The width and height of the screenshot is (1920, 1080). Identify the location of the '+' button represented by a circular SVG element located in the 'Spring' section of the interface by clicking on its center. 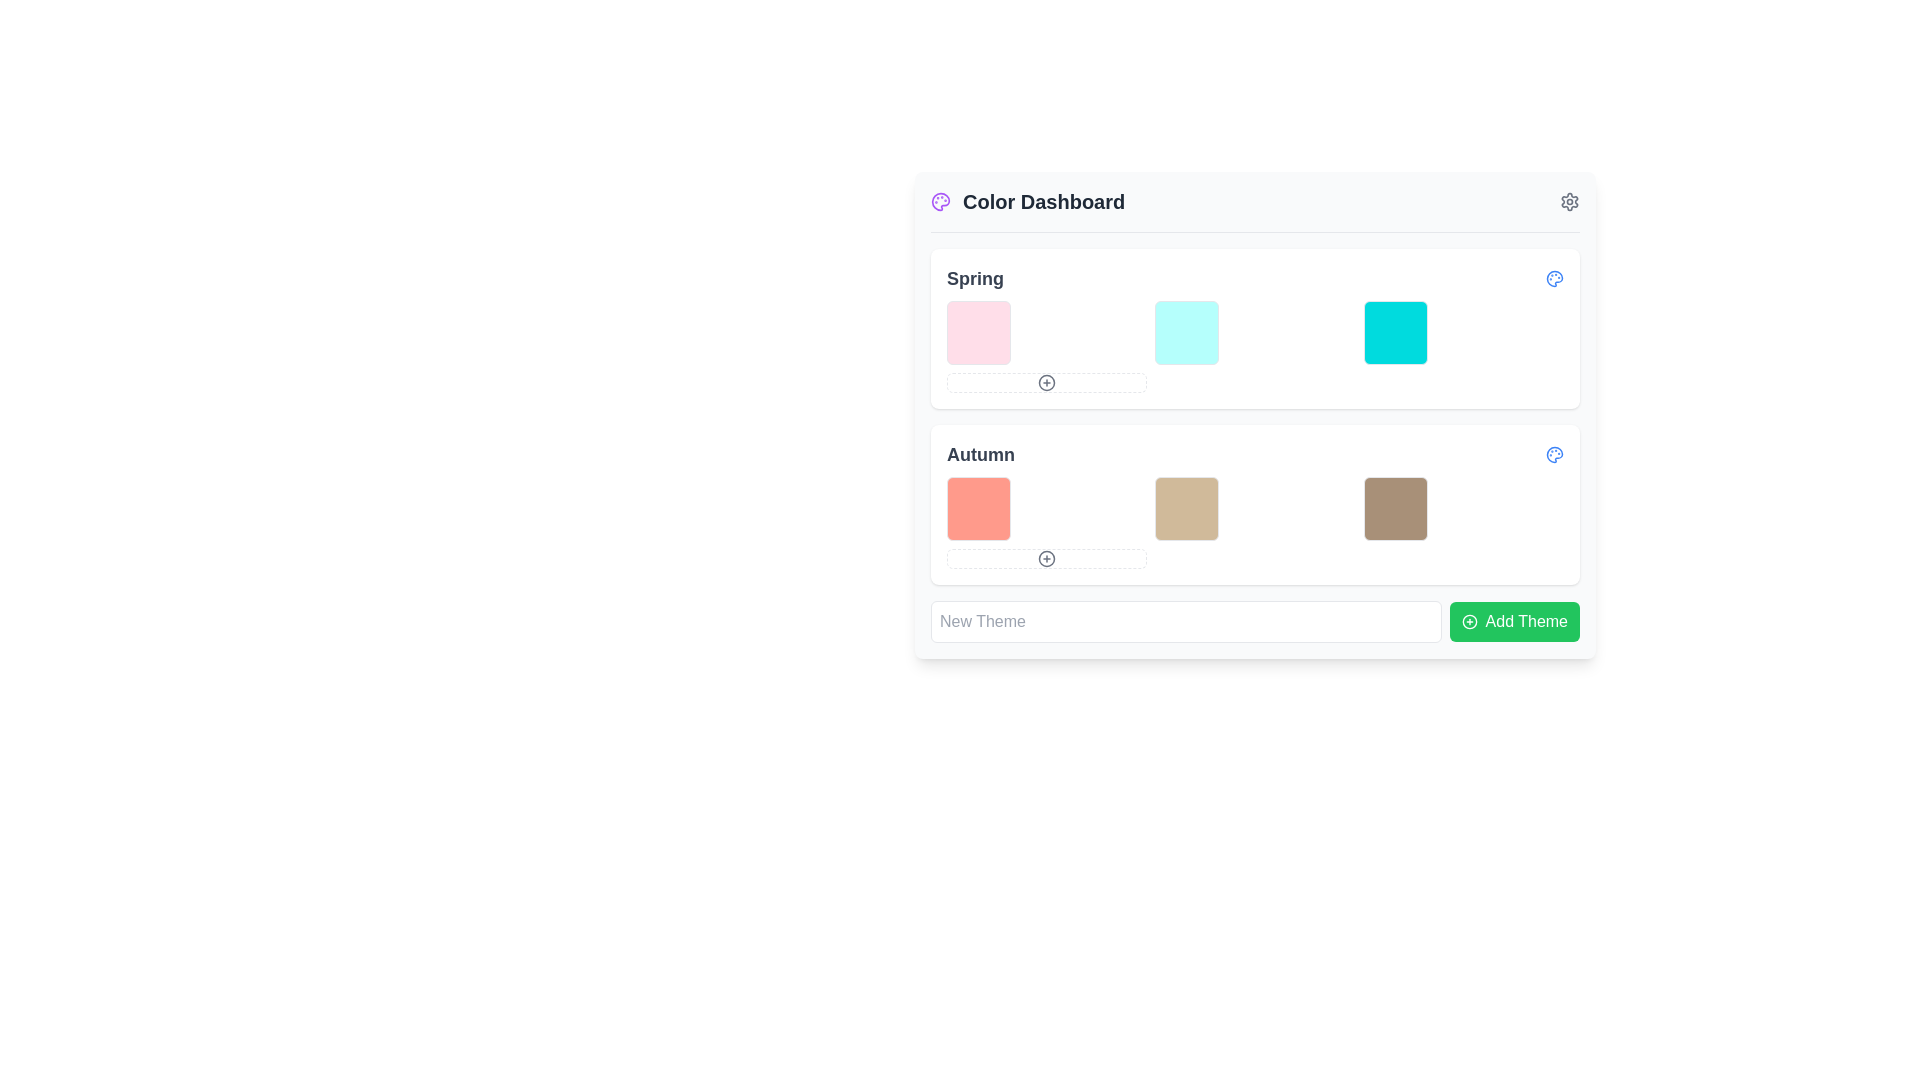
(1046, 382).